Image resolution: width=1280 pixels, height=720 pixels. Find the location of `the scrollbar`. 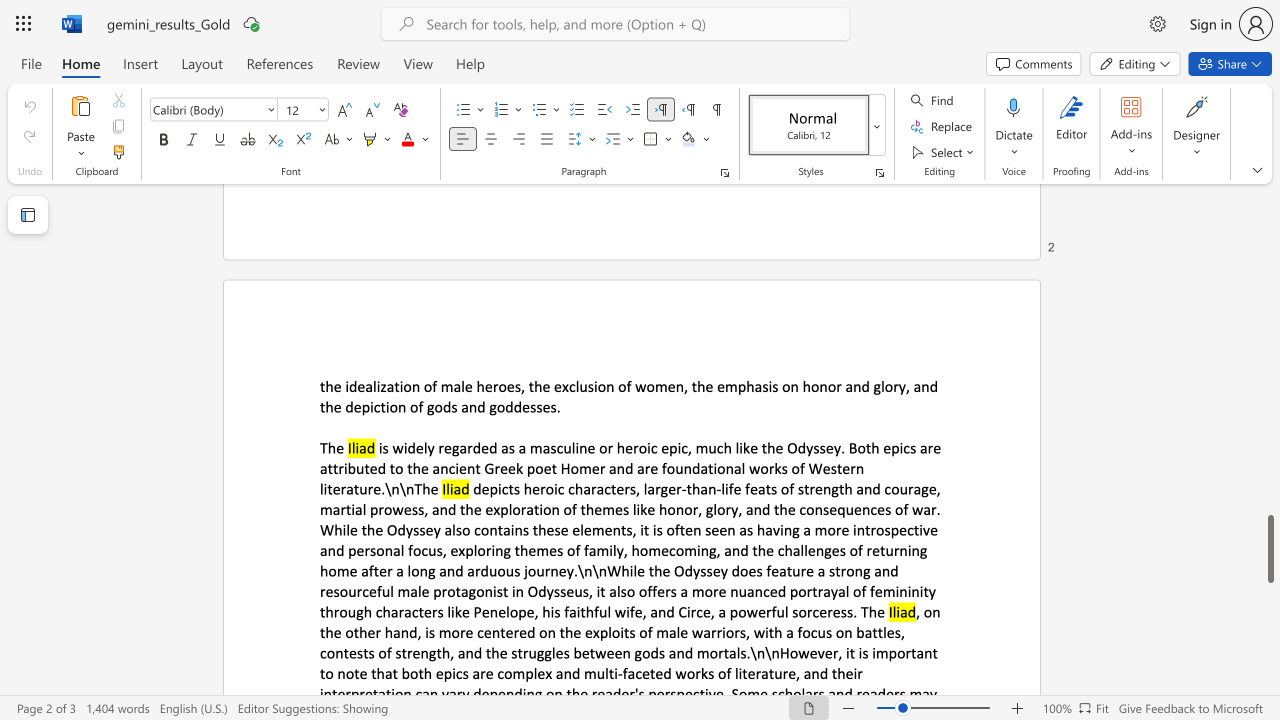

the scrollbar is located at coordinates (1269, 328).